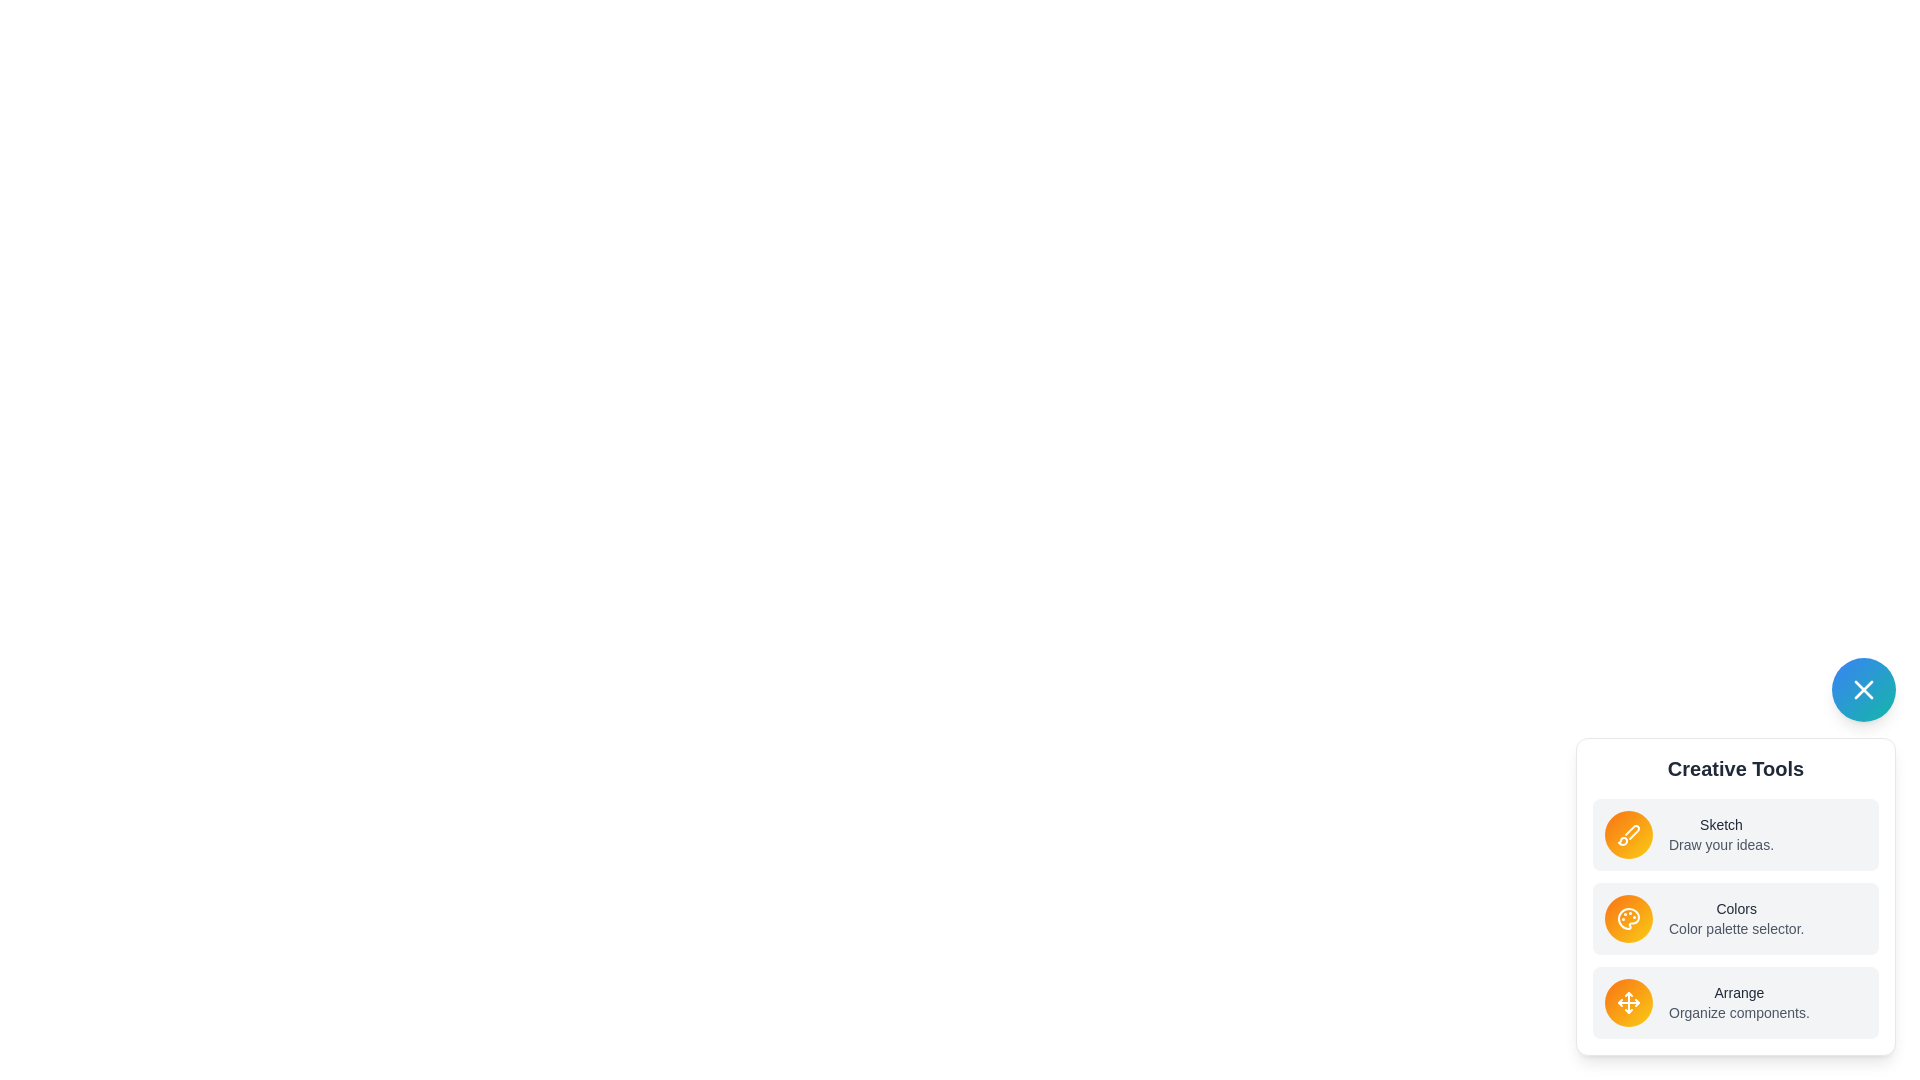 The height and width of the screenshot is (1080, 1920). Describe the element at coordinates (1628, 918) in the screenshot. I see `the Colors icon to activate its functionality` at that location.